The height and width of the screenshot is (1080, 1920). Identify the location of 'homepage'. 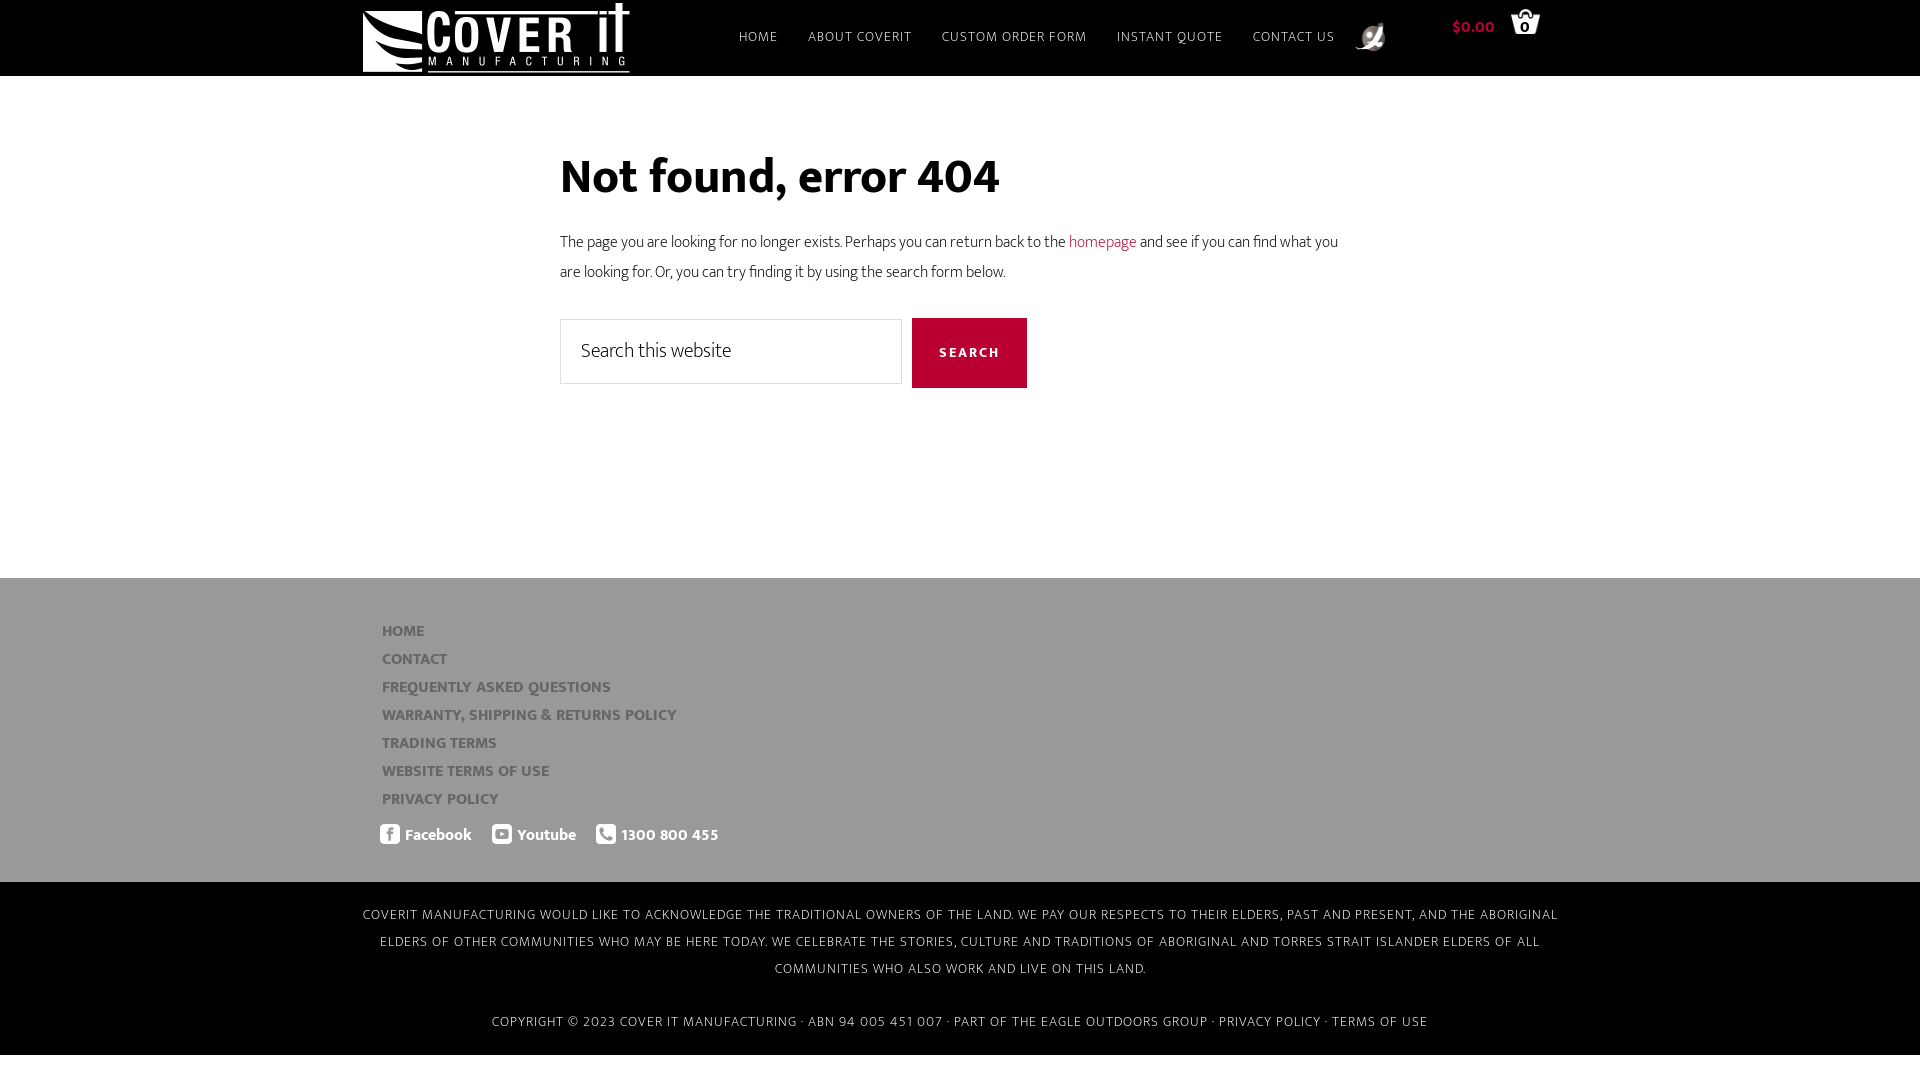
(1102, 241).